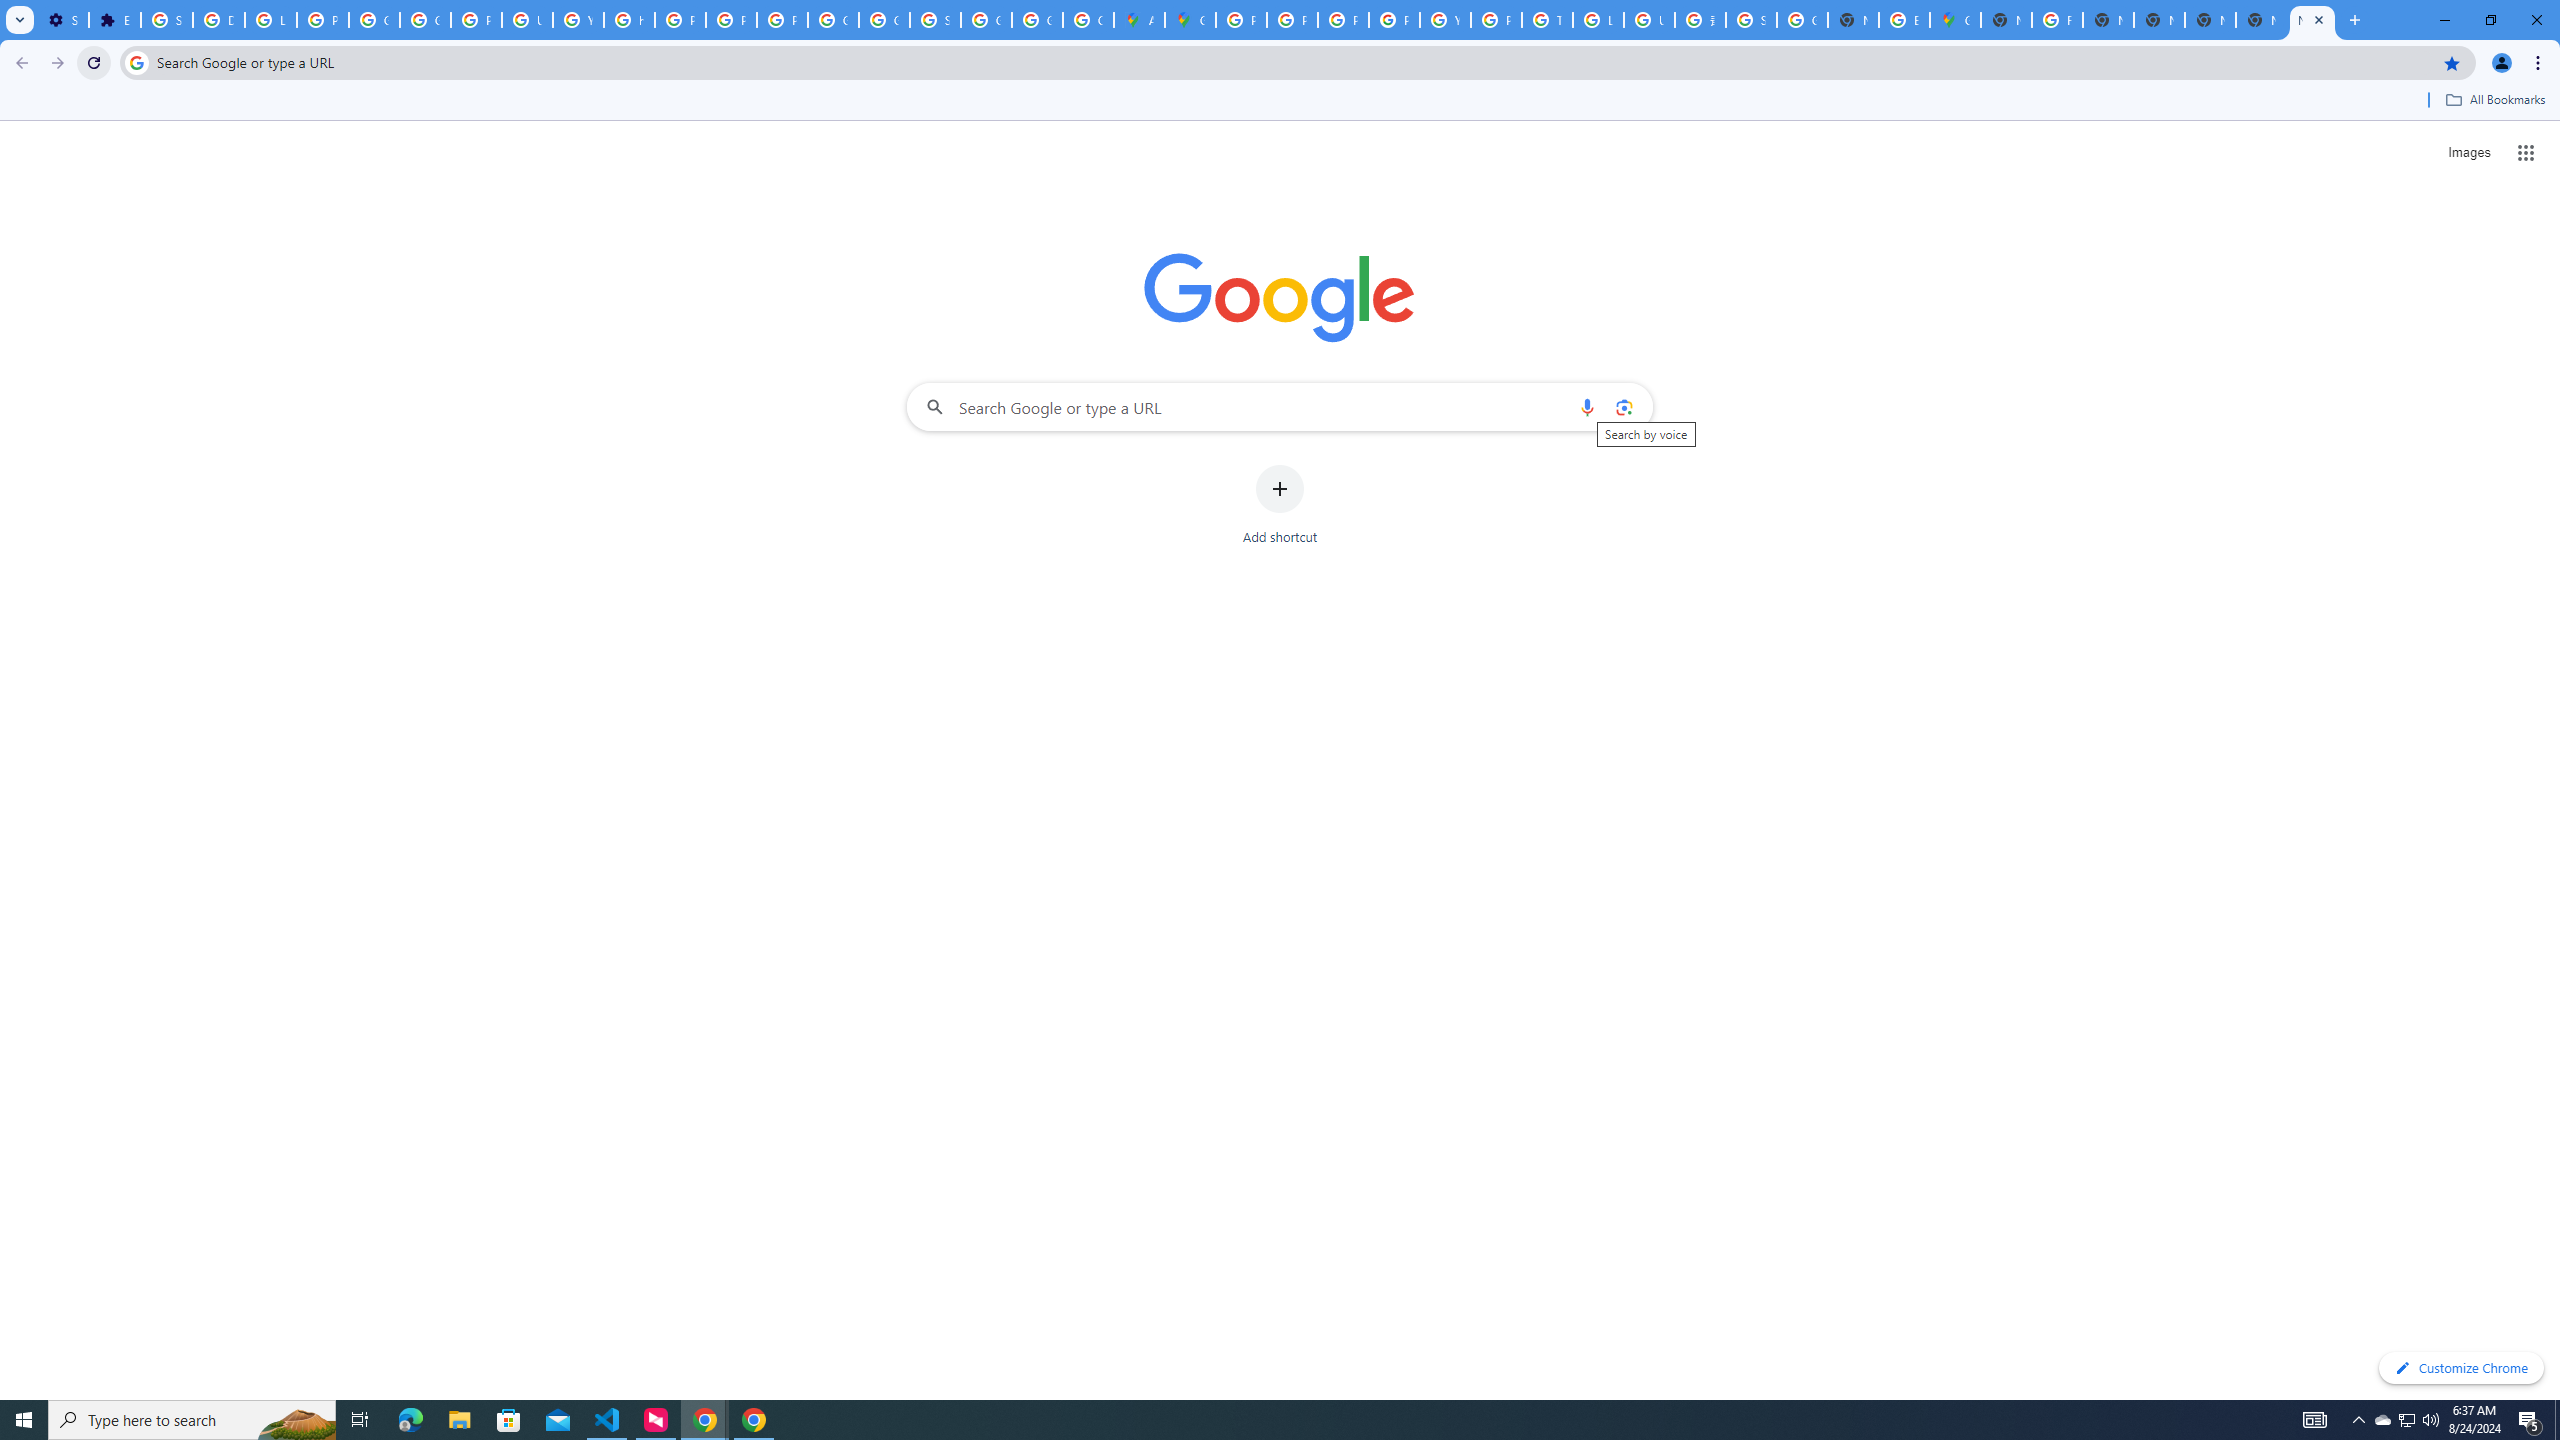 This screenshot has height=1440, width=2560. What do you see at coordinates (217, 19) in the screenshot?
I see `'Delete photos & videos - Computer - Google Photos Help'` at bounding box center [217, 19].